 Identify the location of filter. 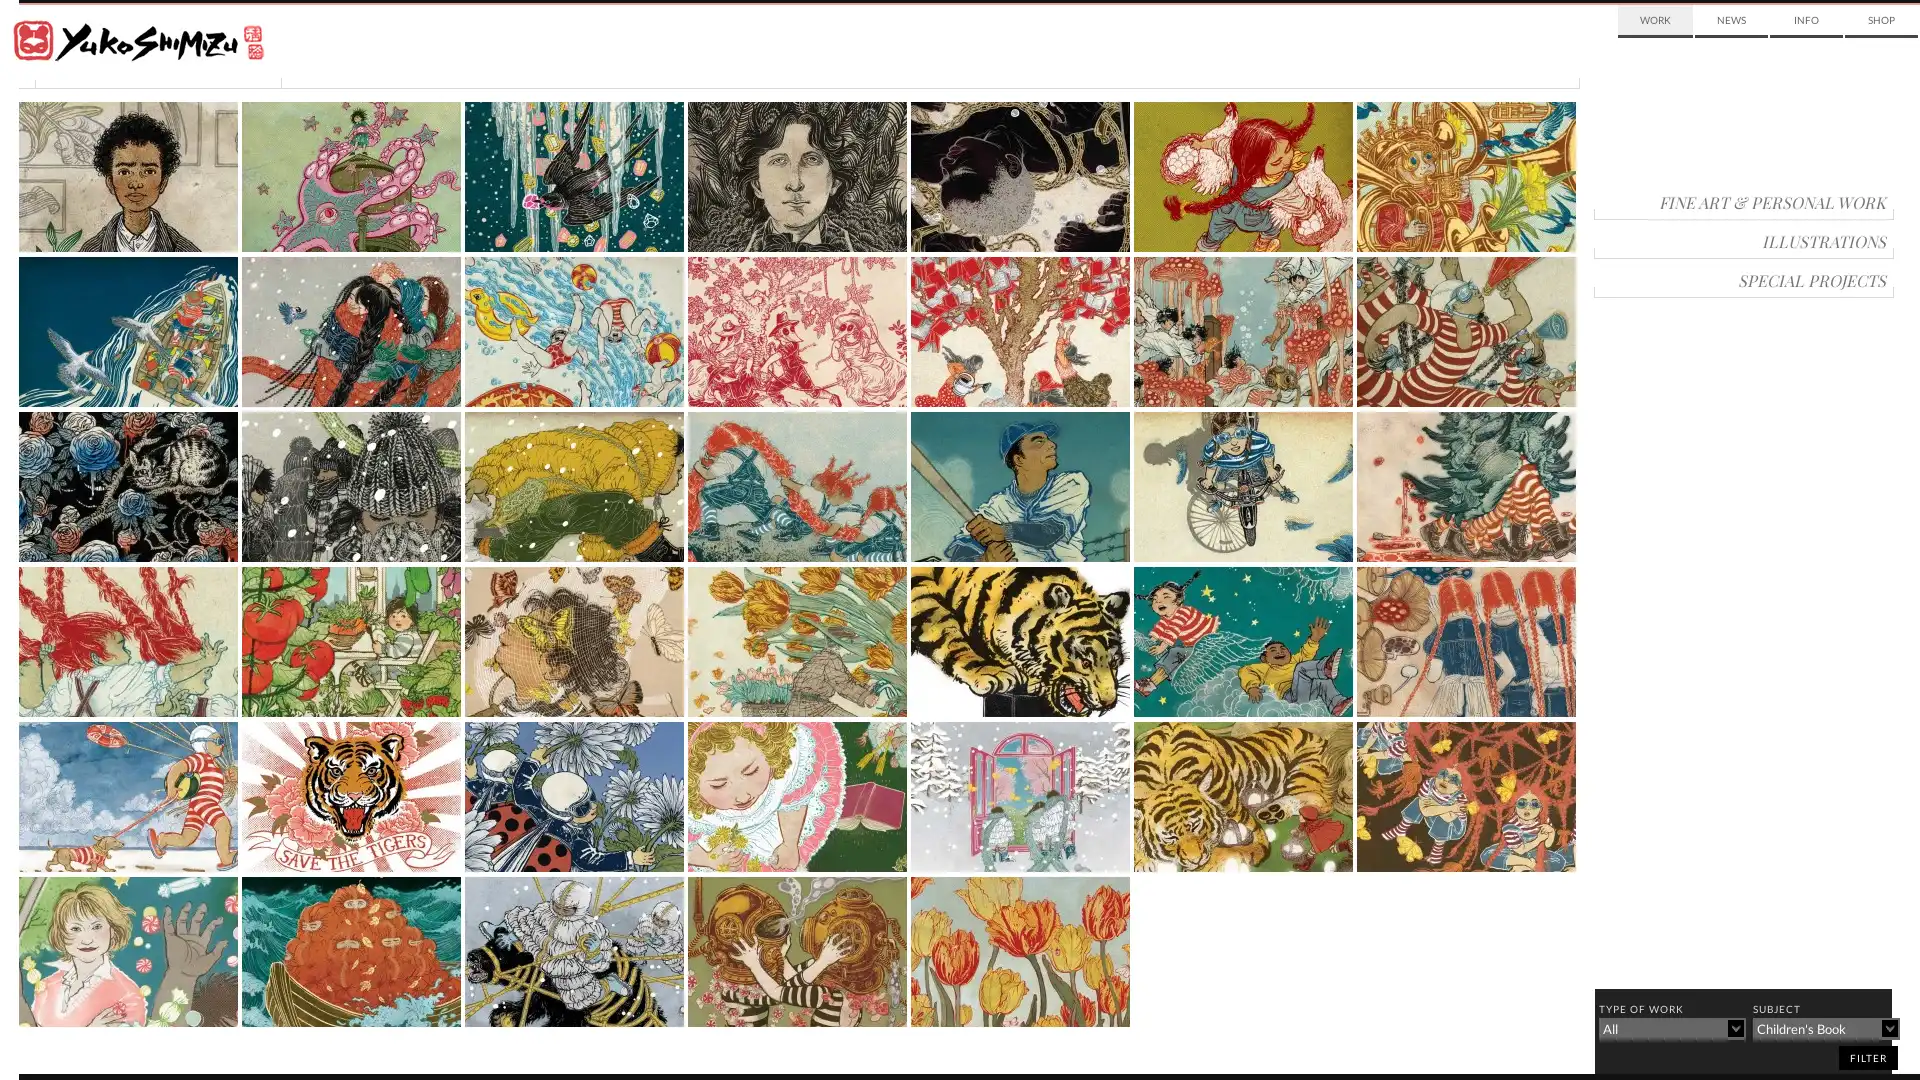
(1867, 1055).